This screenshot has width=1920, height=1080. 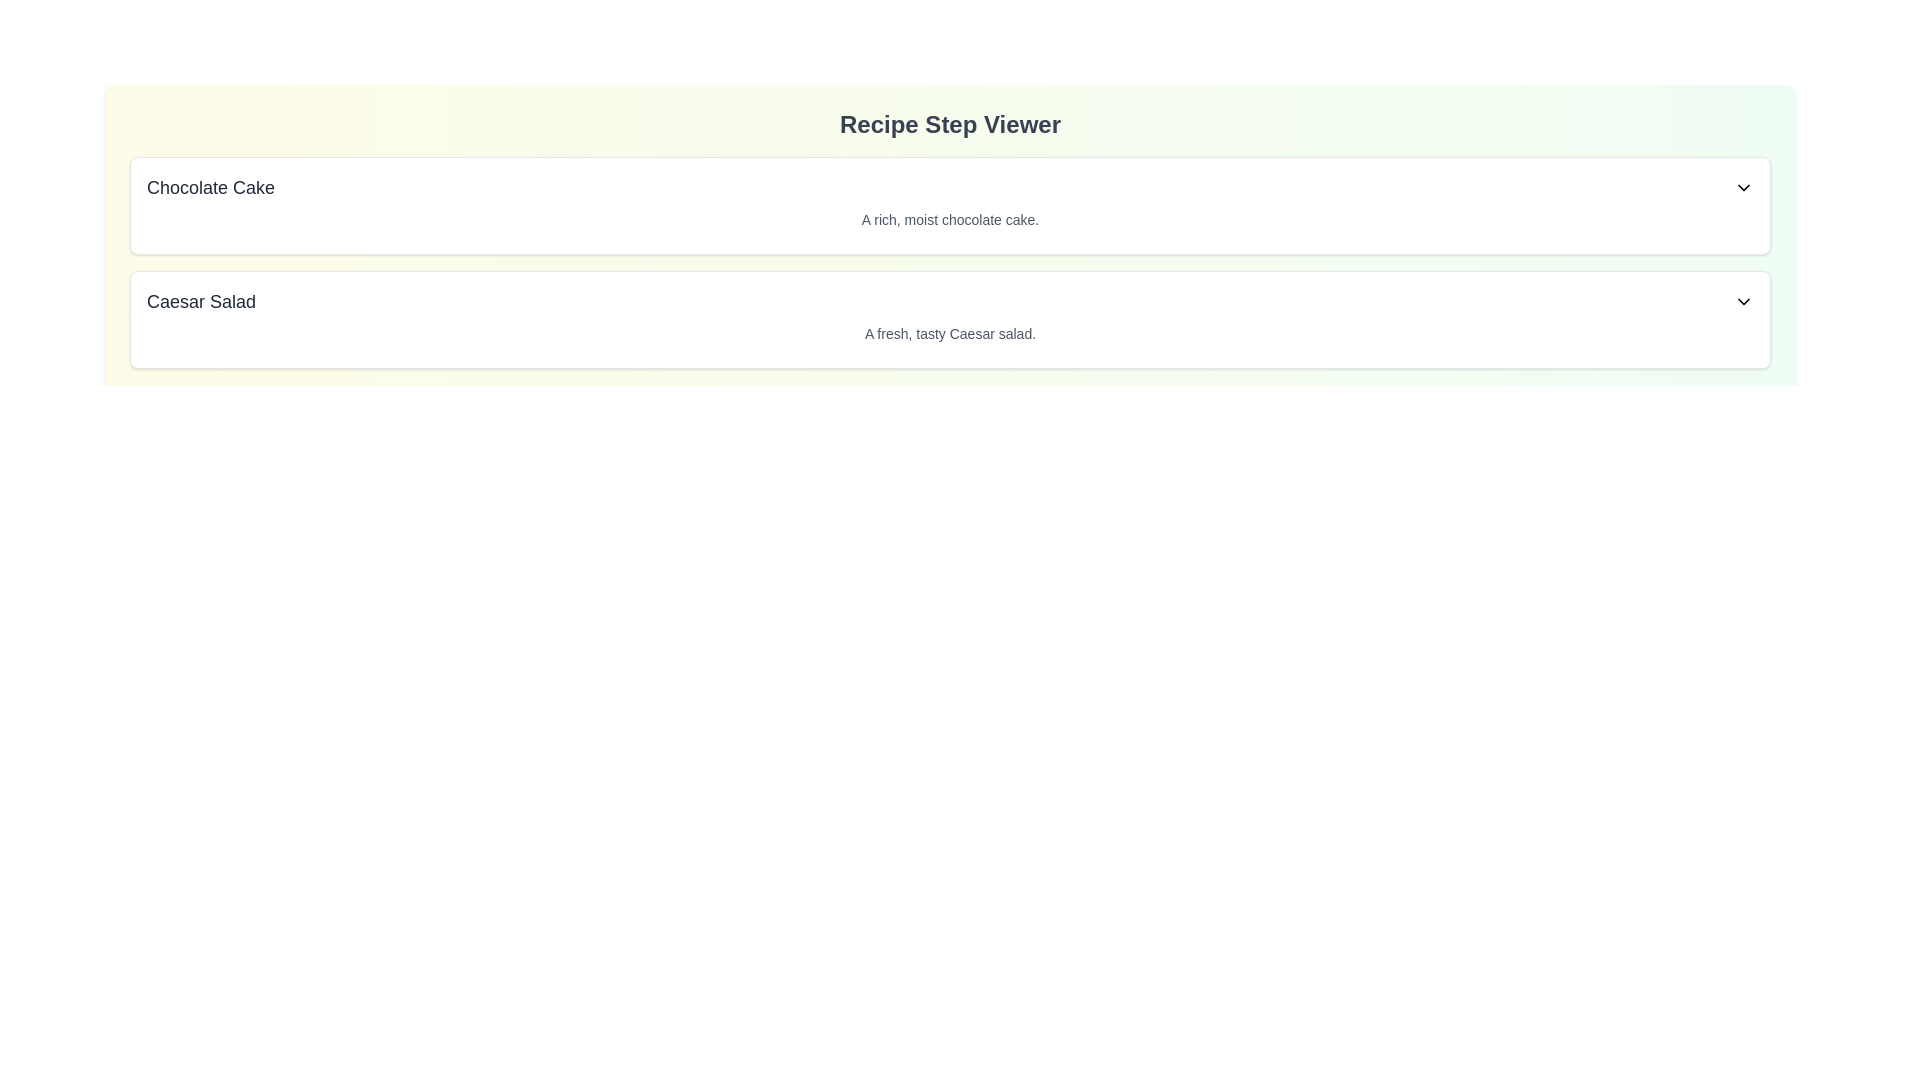 What do you see at coordinates (211, 188) in the screenshot?
I see `the text label displaying 'Chocolate Cake' in bold, dark gray font located in the top left region of the interface, above the 'Caesar Salad' text element` at bounding box center [211, 188].